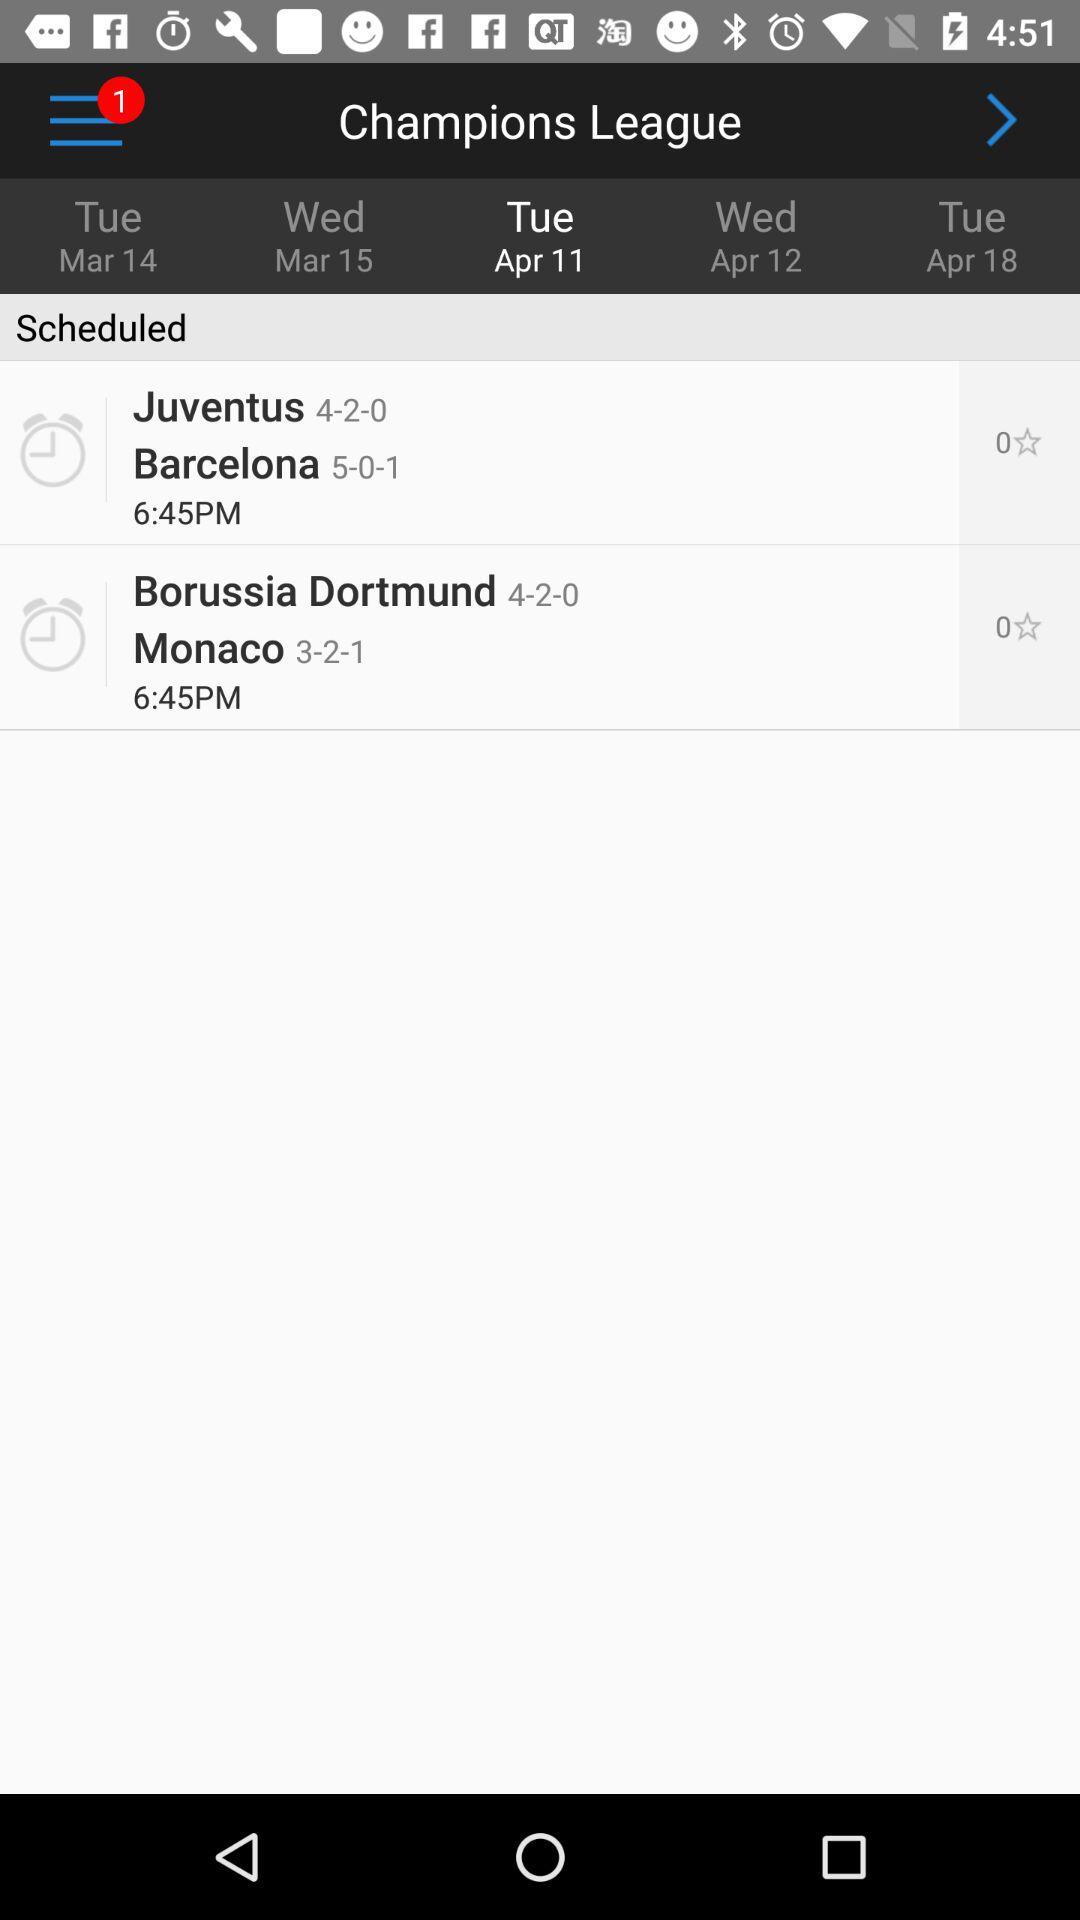 The height and width of the screenshot is (1920, 1080). Describe the element at coordinates (266, 460) in the screenshot. I see `barcelona 5 0` at that location.